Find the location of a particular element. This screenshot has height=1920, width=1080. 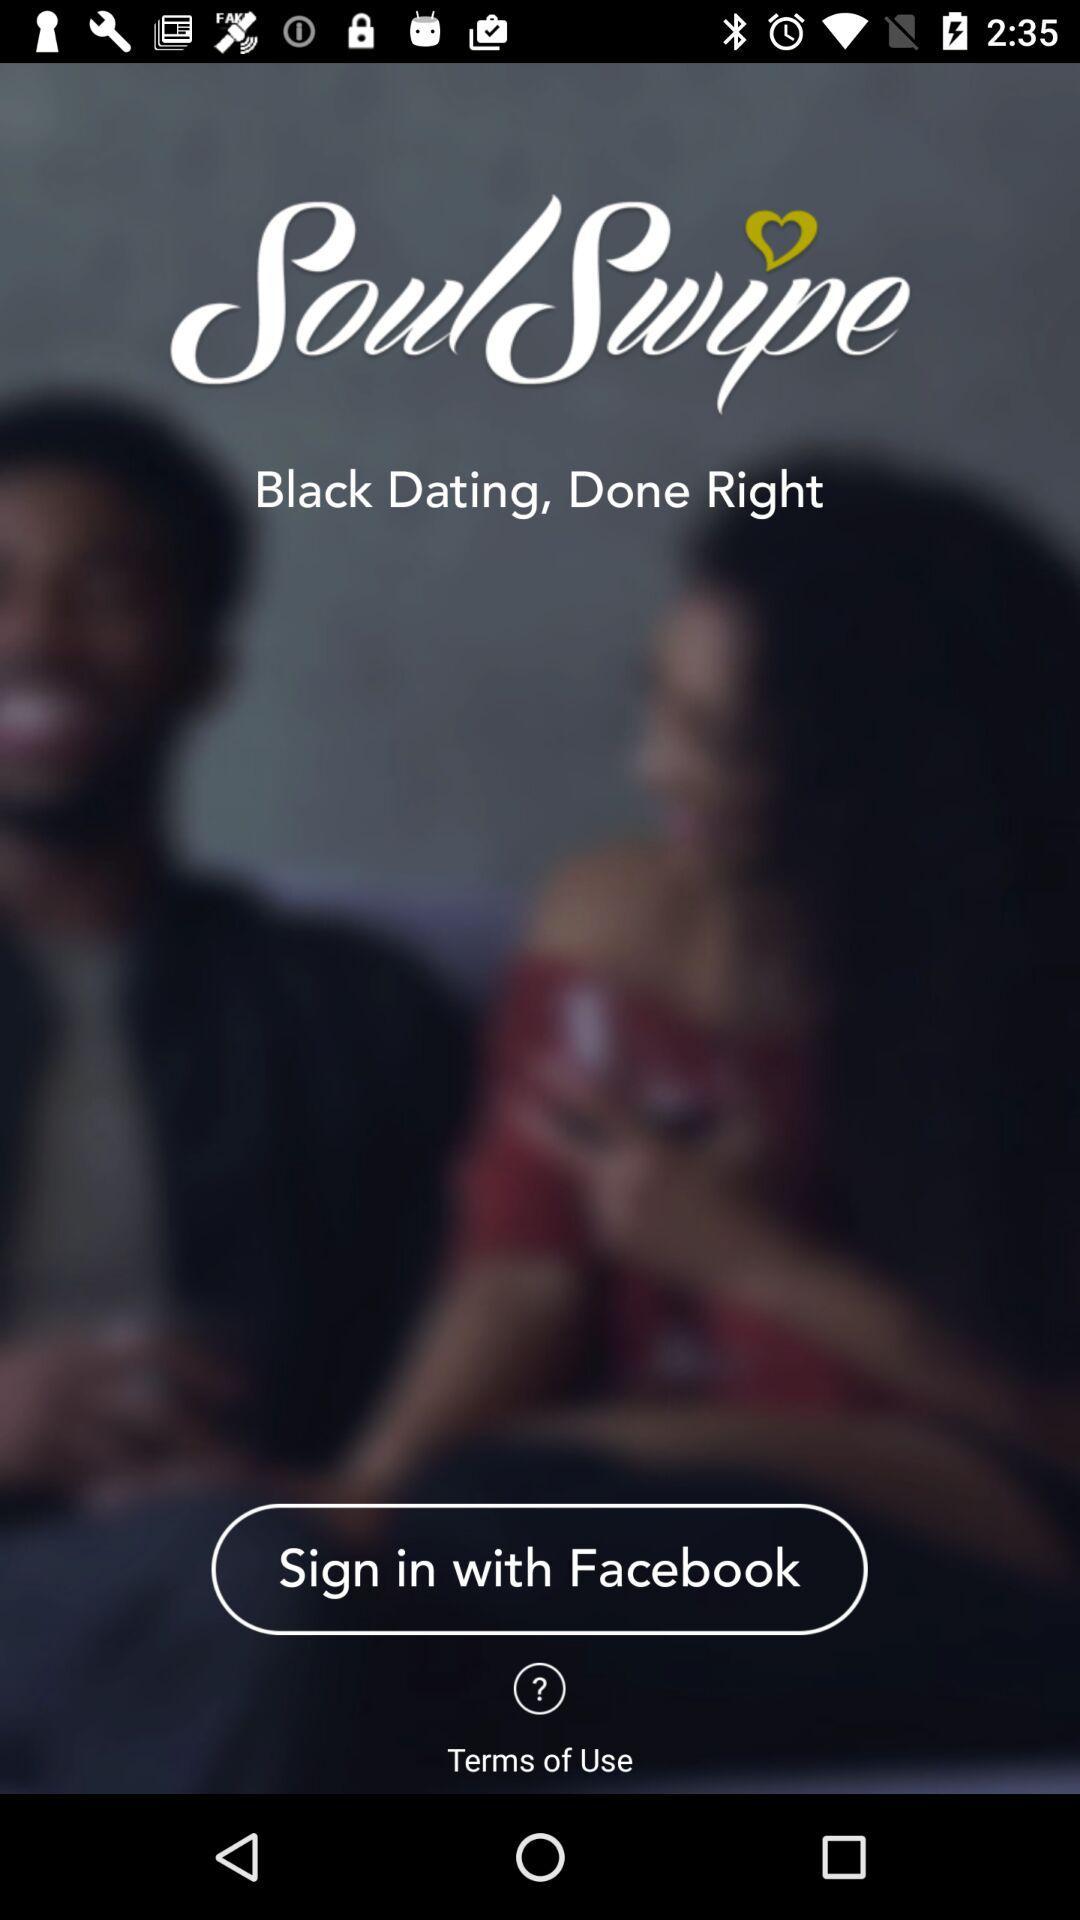

the help icon is located at coordinates (538, 1687).